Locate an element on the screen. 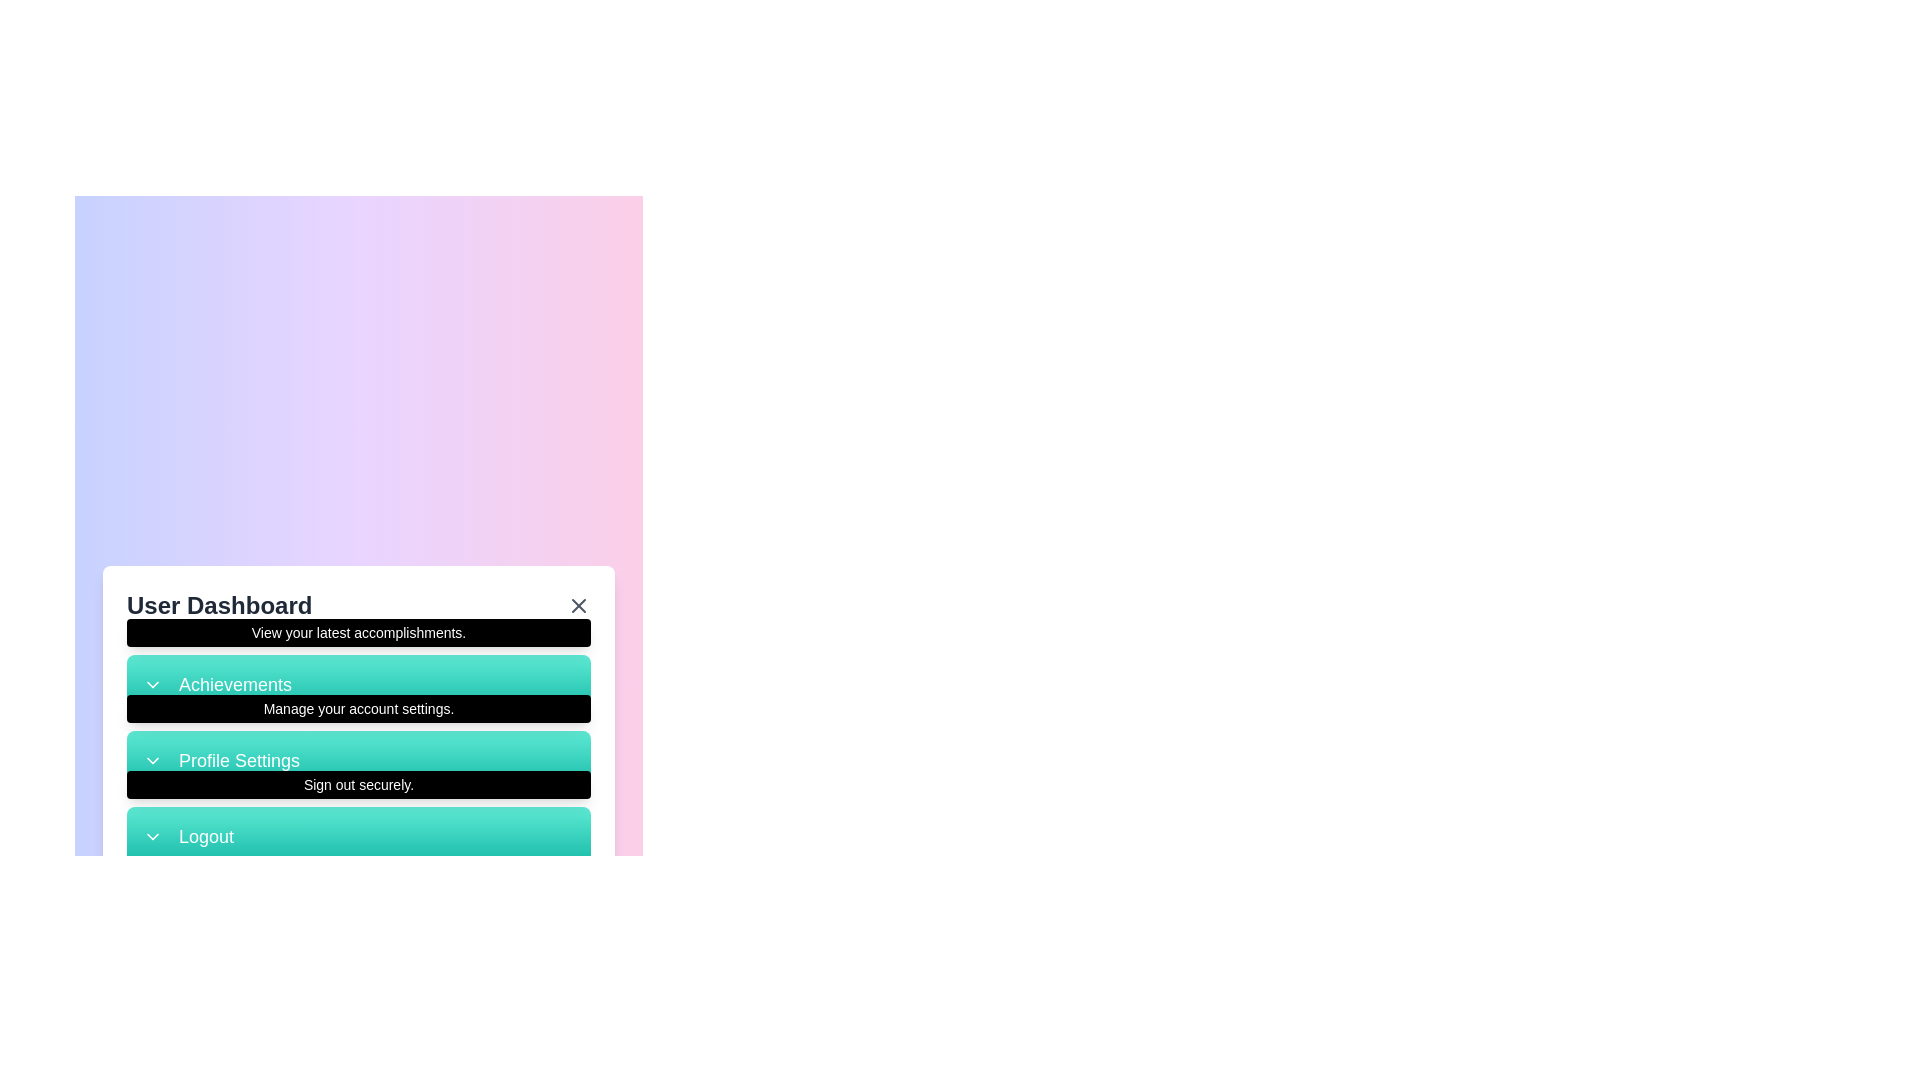  the 'Profile Settings' button is located at coordinates (359, 736).